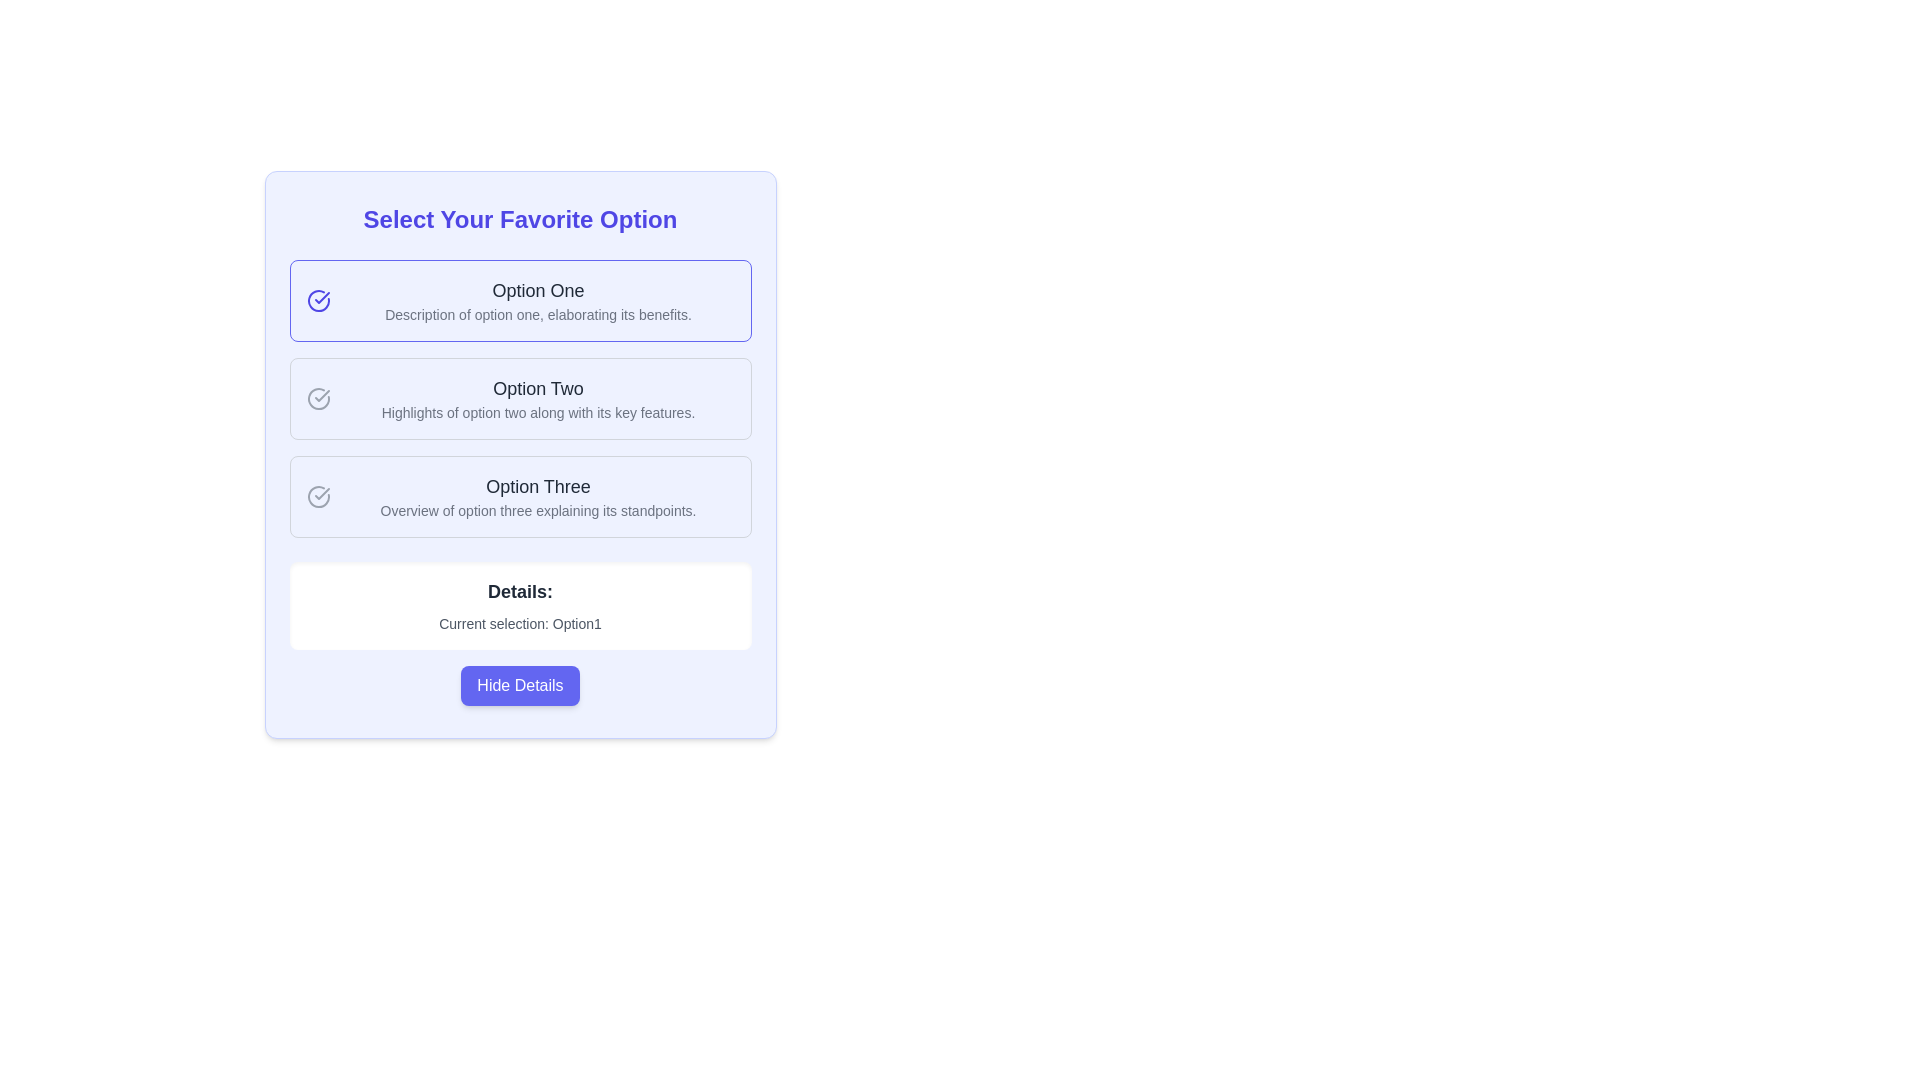  What do you see at coordinates (520, 590) in the screenshot?
I see `the 'Details:' text label styled as a header, which is large and bold` at bounding box center [520, 590].